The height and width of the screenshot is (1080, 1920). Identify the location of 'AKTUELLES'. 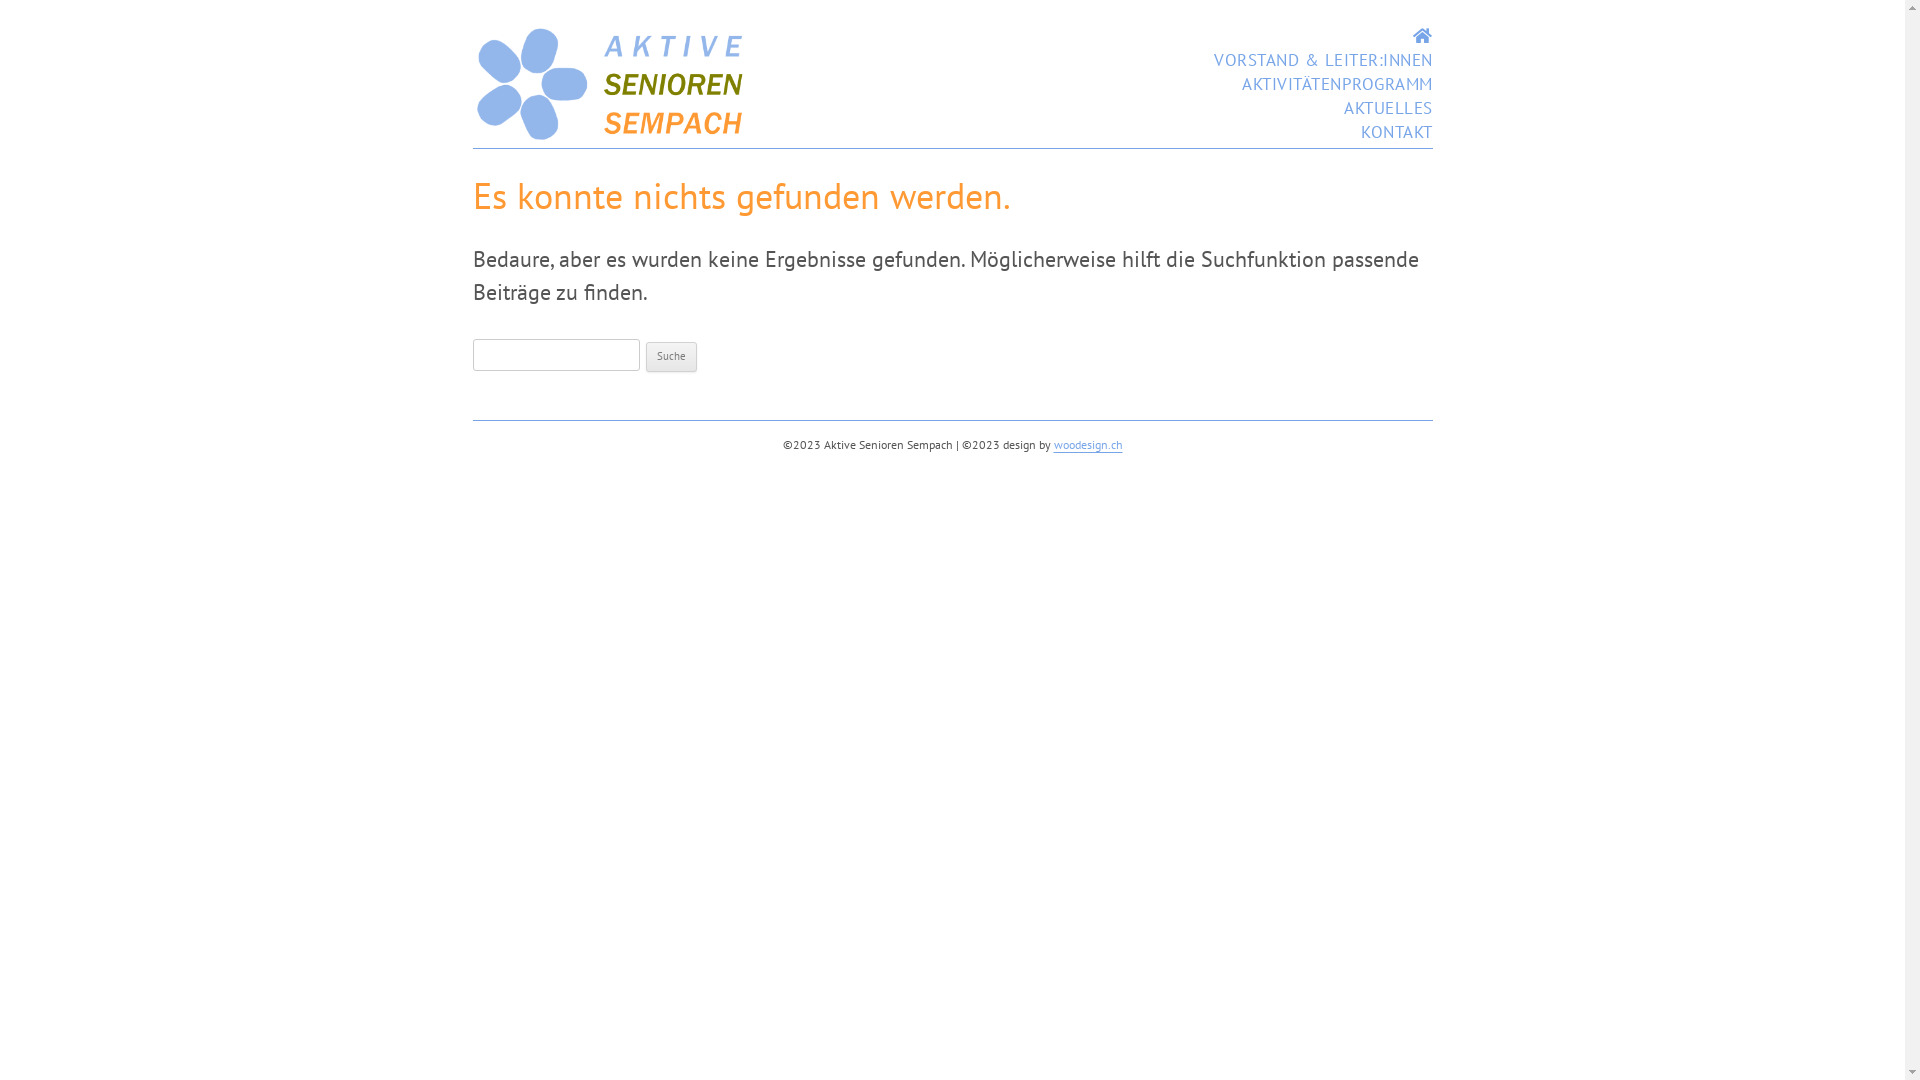
(1387, 108).